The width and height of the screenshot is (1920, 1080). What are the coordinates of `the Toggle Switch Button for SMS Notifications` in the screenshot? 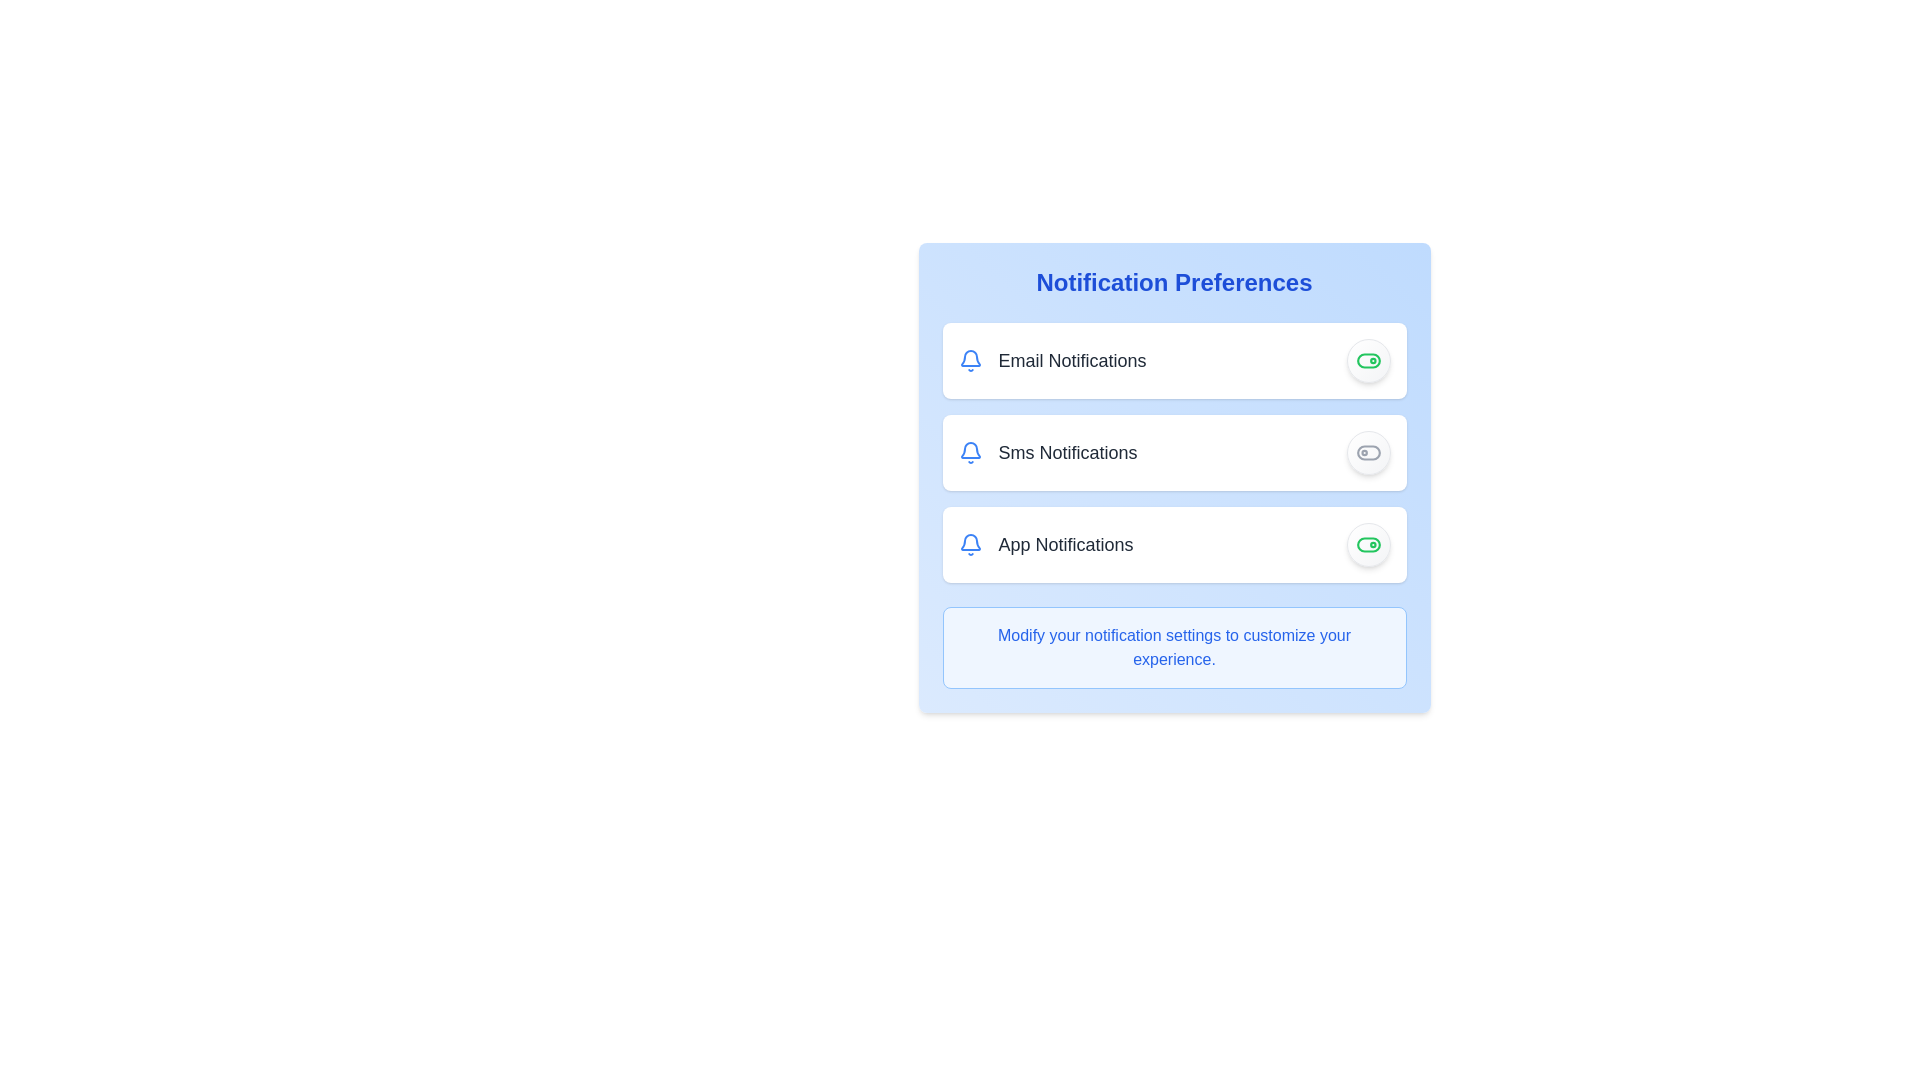 It's located at (1367, 452).